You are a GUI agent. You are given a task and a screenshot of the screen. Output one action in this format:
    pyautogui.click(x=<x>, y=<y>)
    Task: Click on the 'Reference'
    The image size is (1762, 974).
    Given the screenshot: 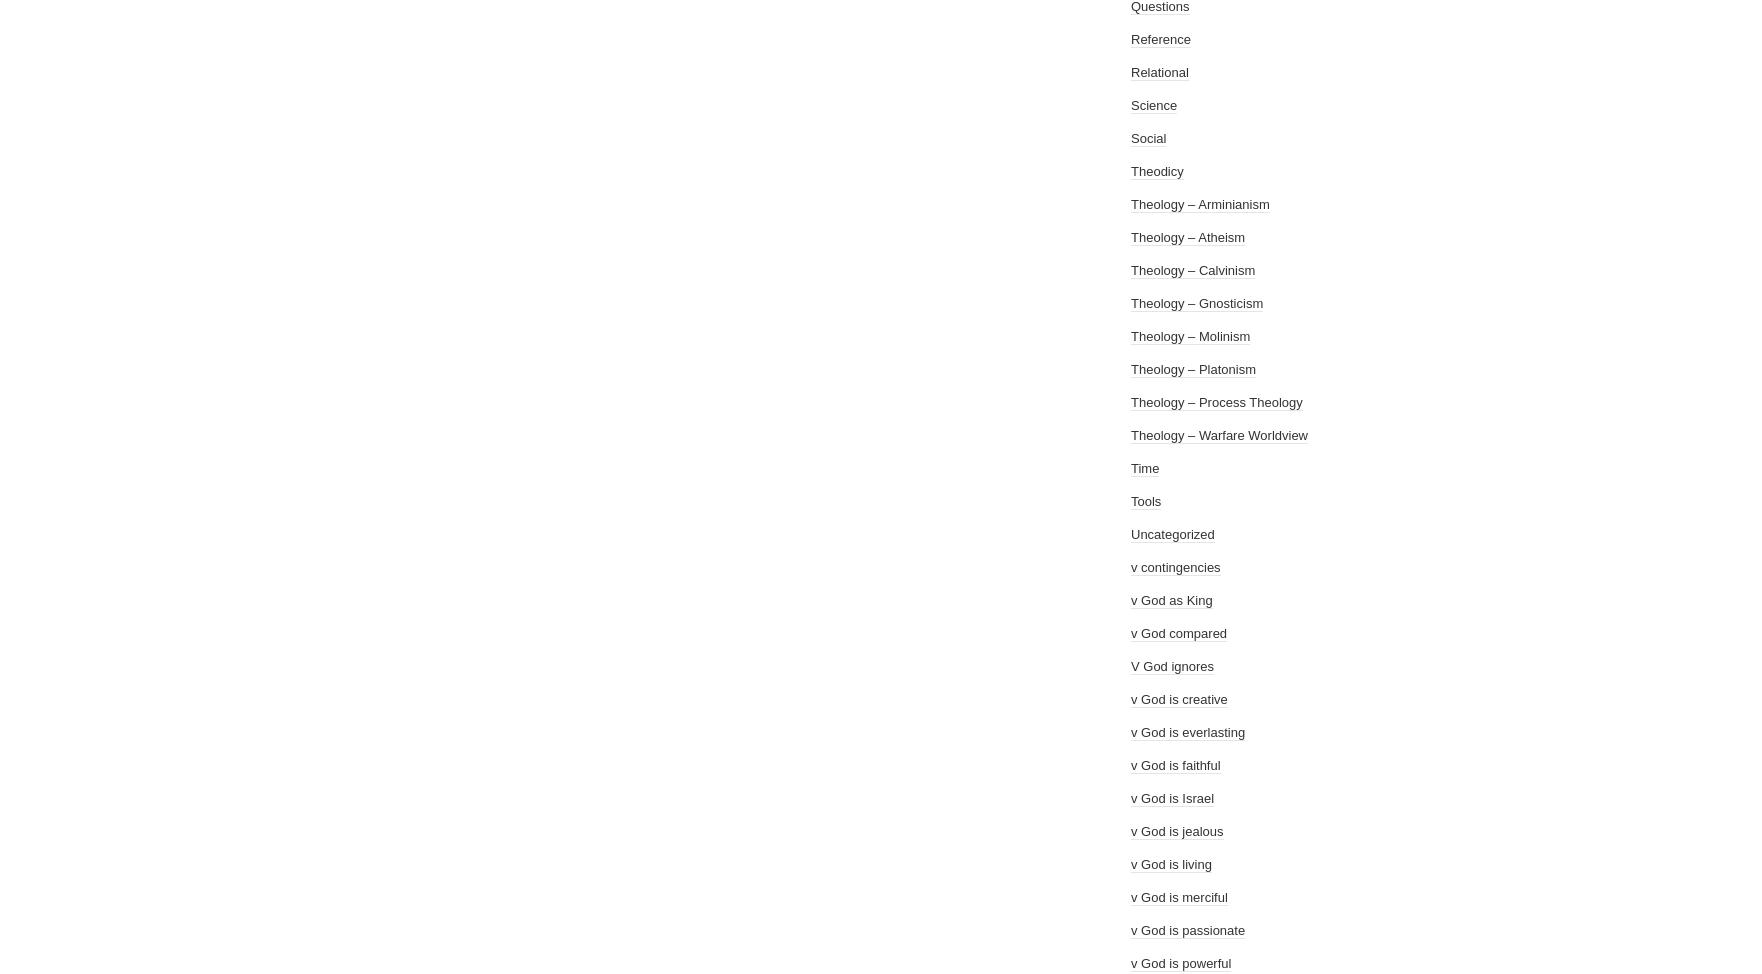 What is the action you would take?
    pyautogui.click(x=1160, y=39)
    